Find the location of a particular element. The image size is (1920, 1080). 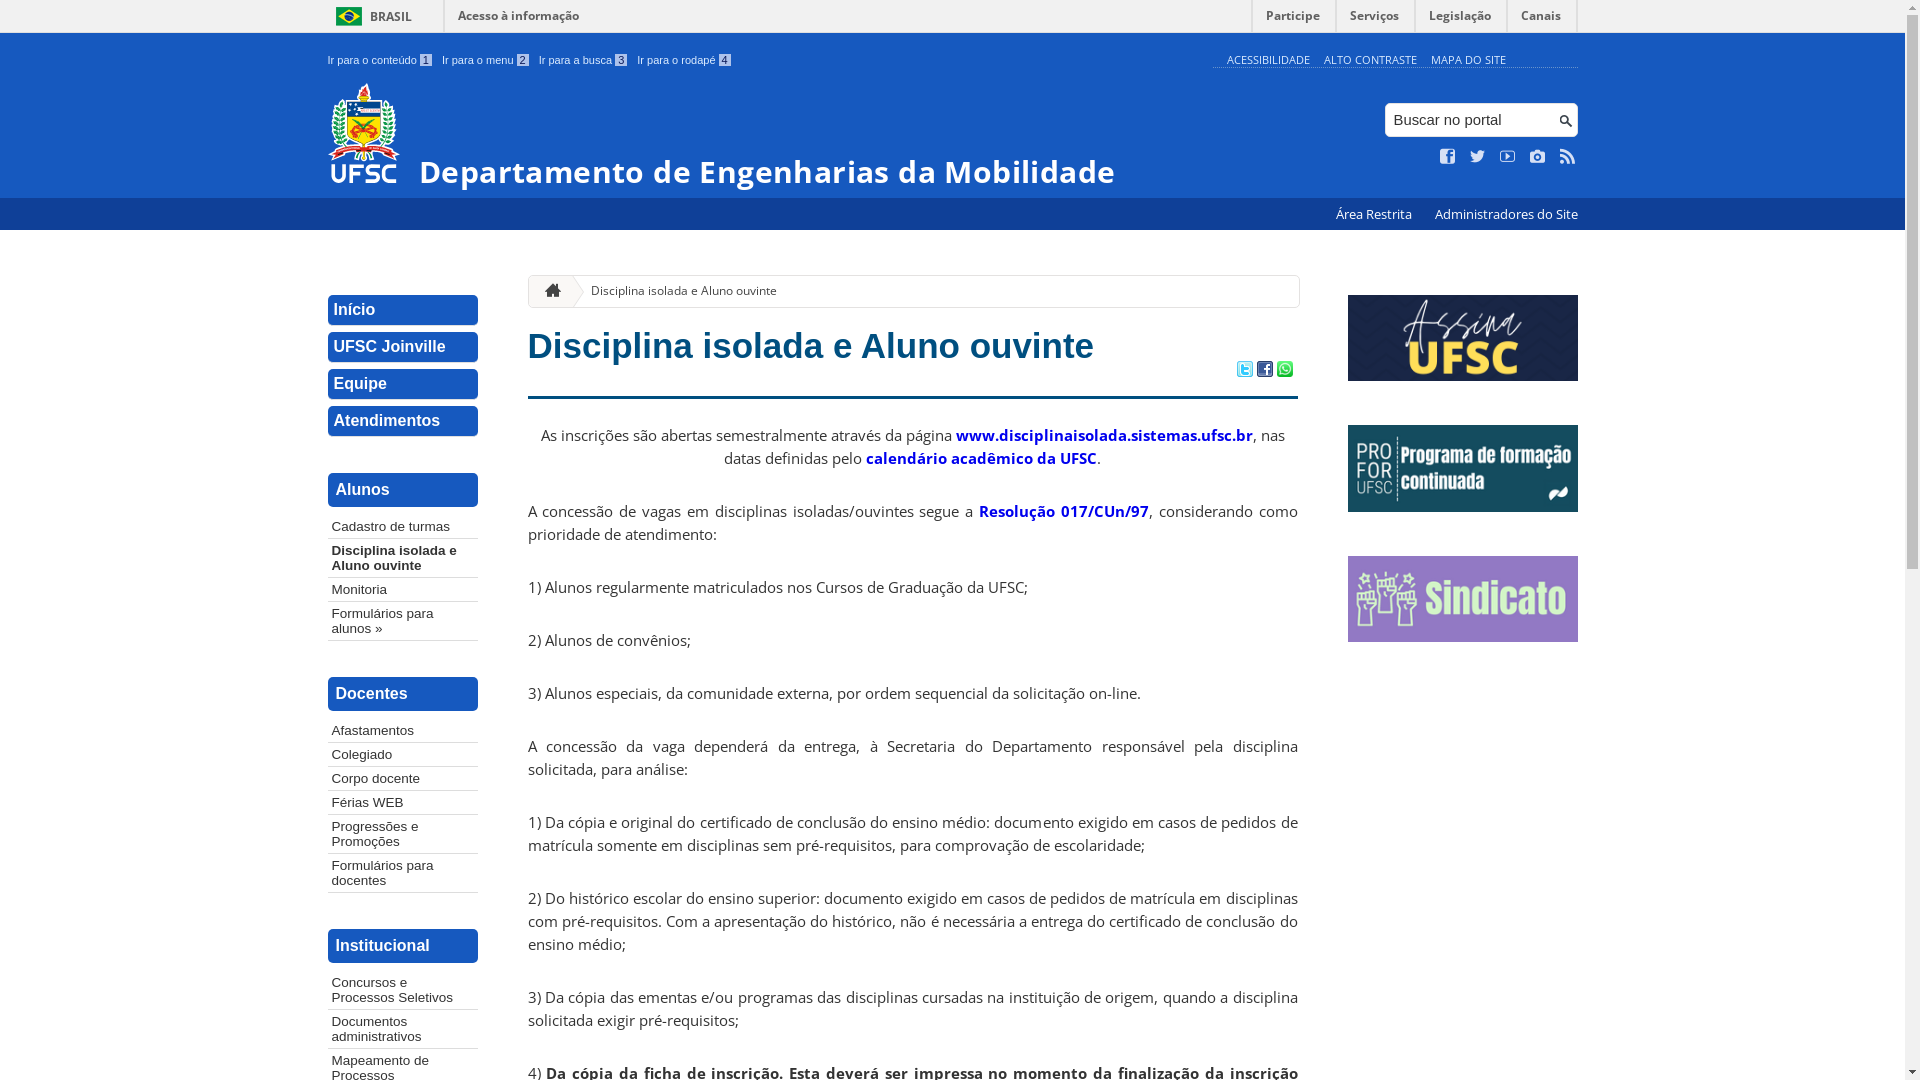

'Participe' is located at coordinates (1251, 20).